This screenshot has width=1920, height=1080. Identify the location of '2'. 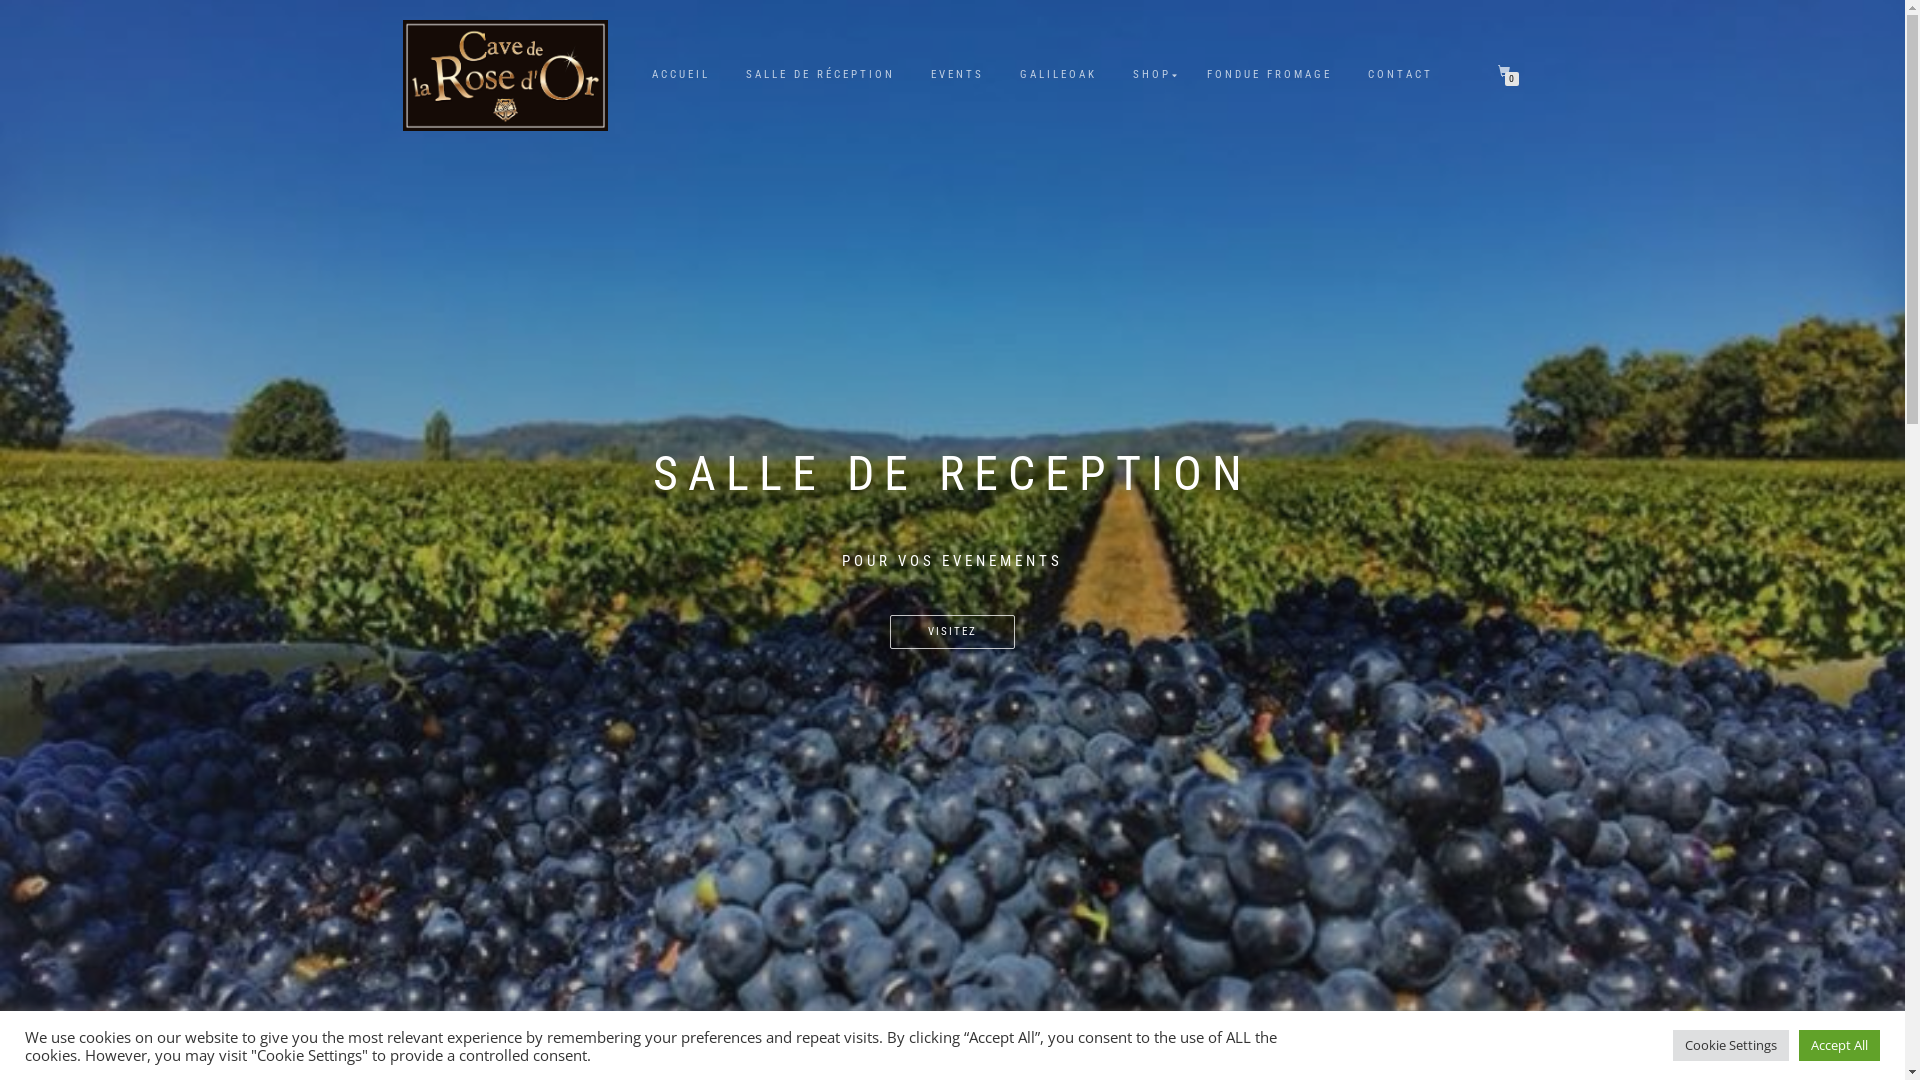
(939, 1037).